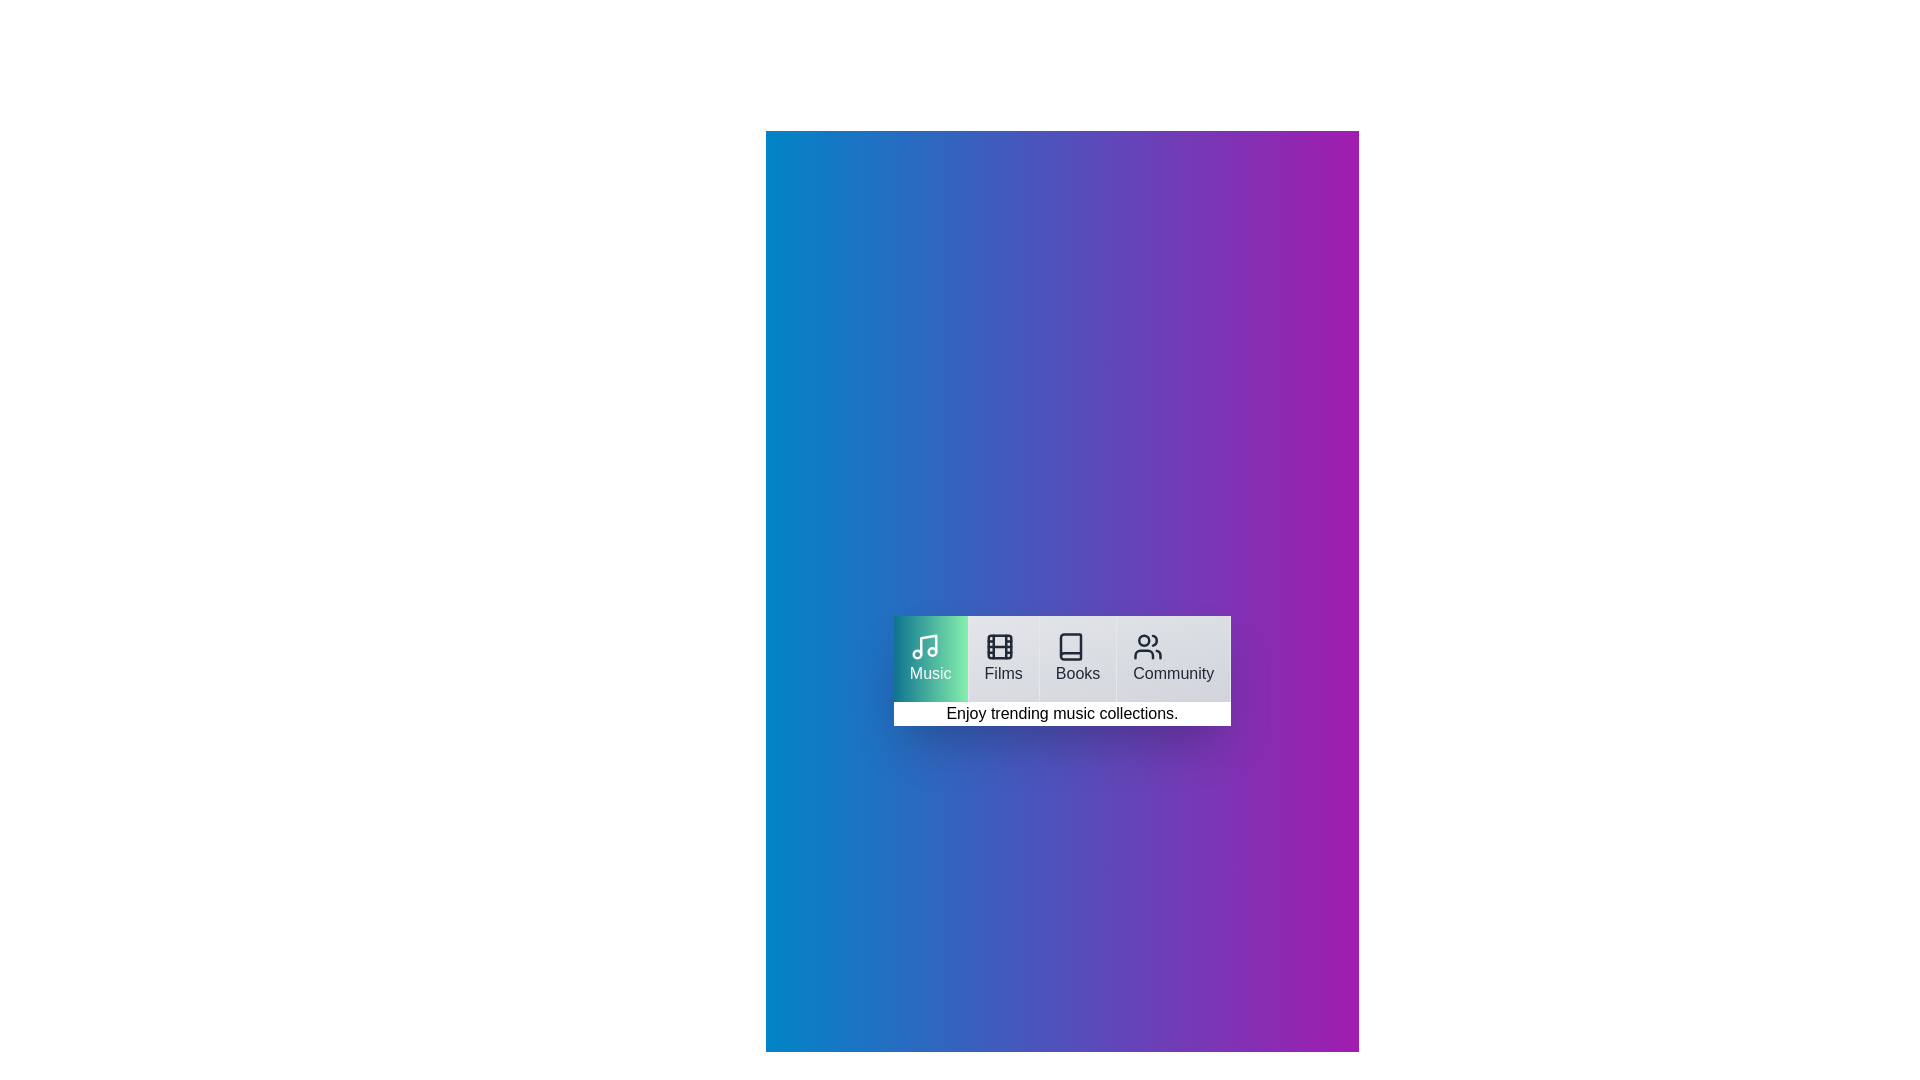 The image size is (1920, 1080). What do you see at coordinates (999, 647) in the screenshot?
I see `the film reel icon, which is the second icon from the left in the row of items labeled 'Music,' 'Films,' 'Books,' and 'Community.' This icon is associated with the 'Films' category` at bounding box center [999, 647].